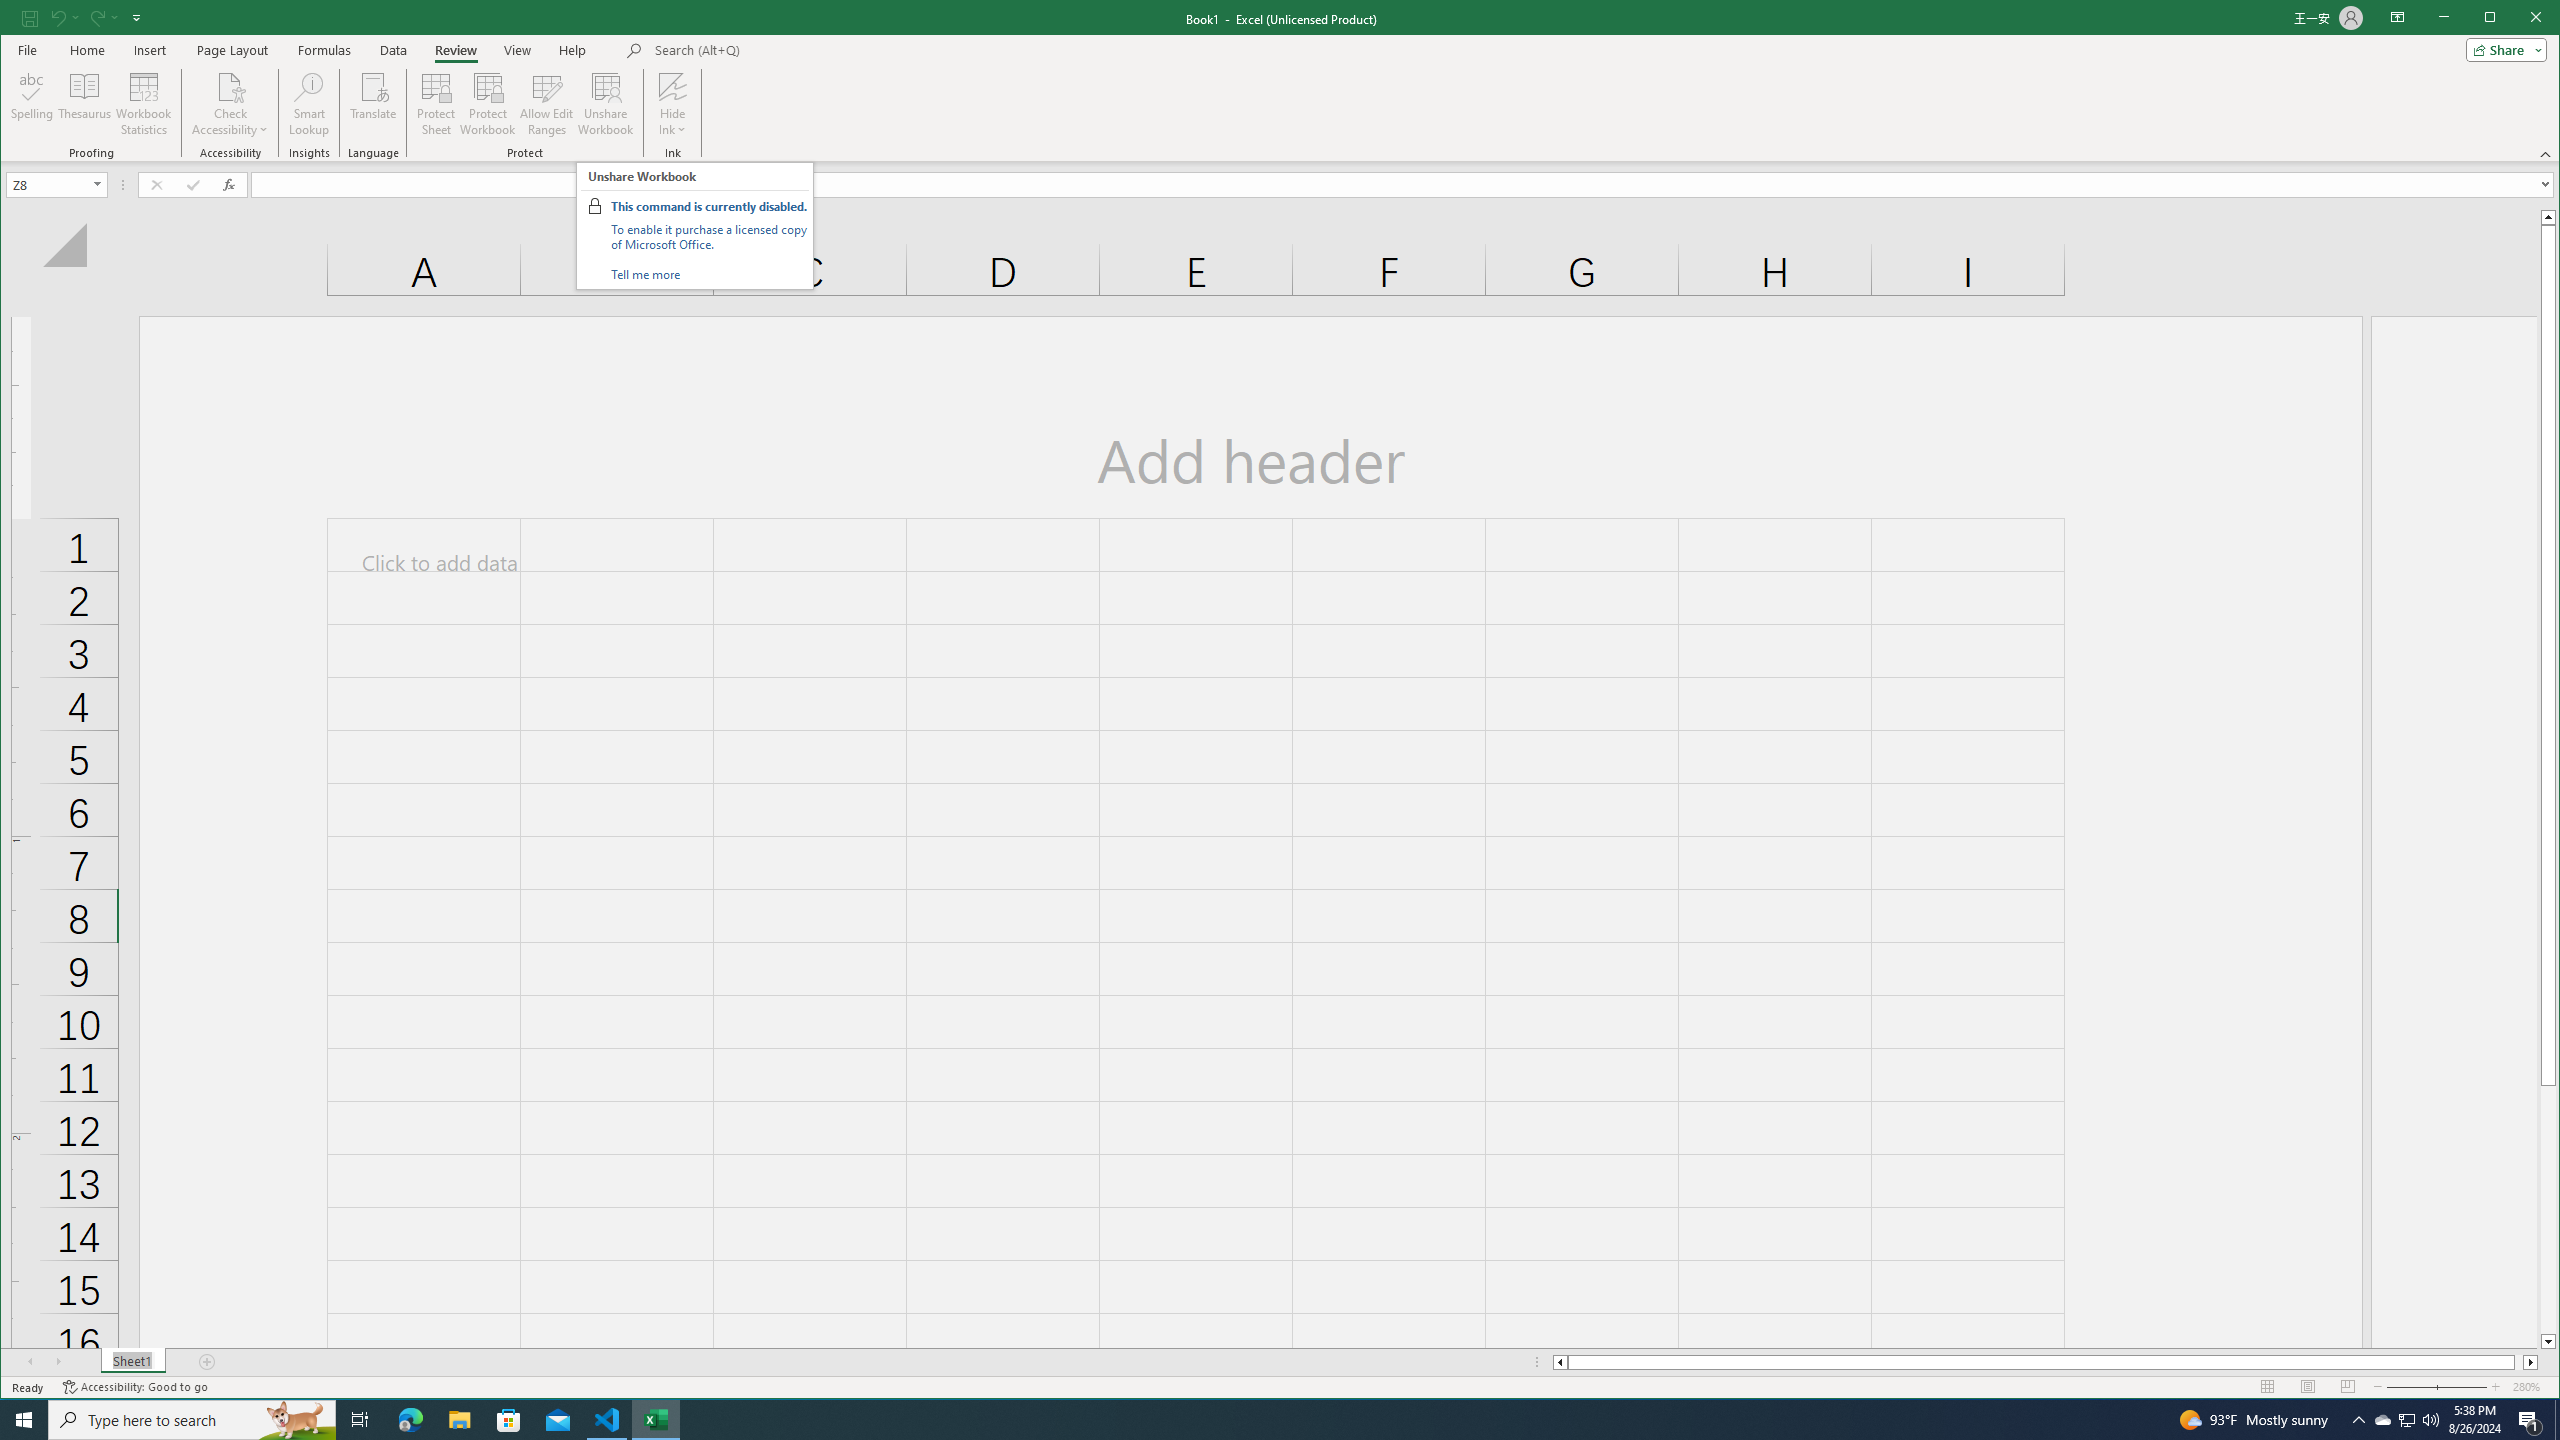 Image resolution: width=2560 pixels, height=1440 pixels. Describe the element at coordinates (133, 1362) in the screenshot. I see `'Sheet Tab'` at that location.